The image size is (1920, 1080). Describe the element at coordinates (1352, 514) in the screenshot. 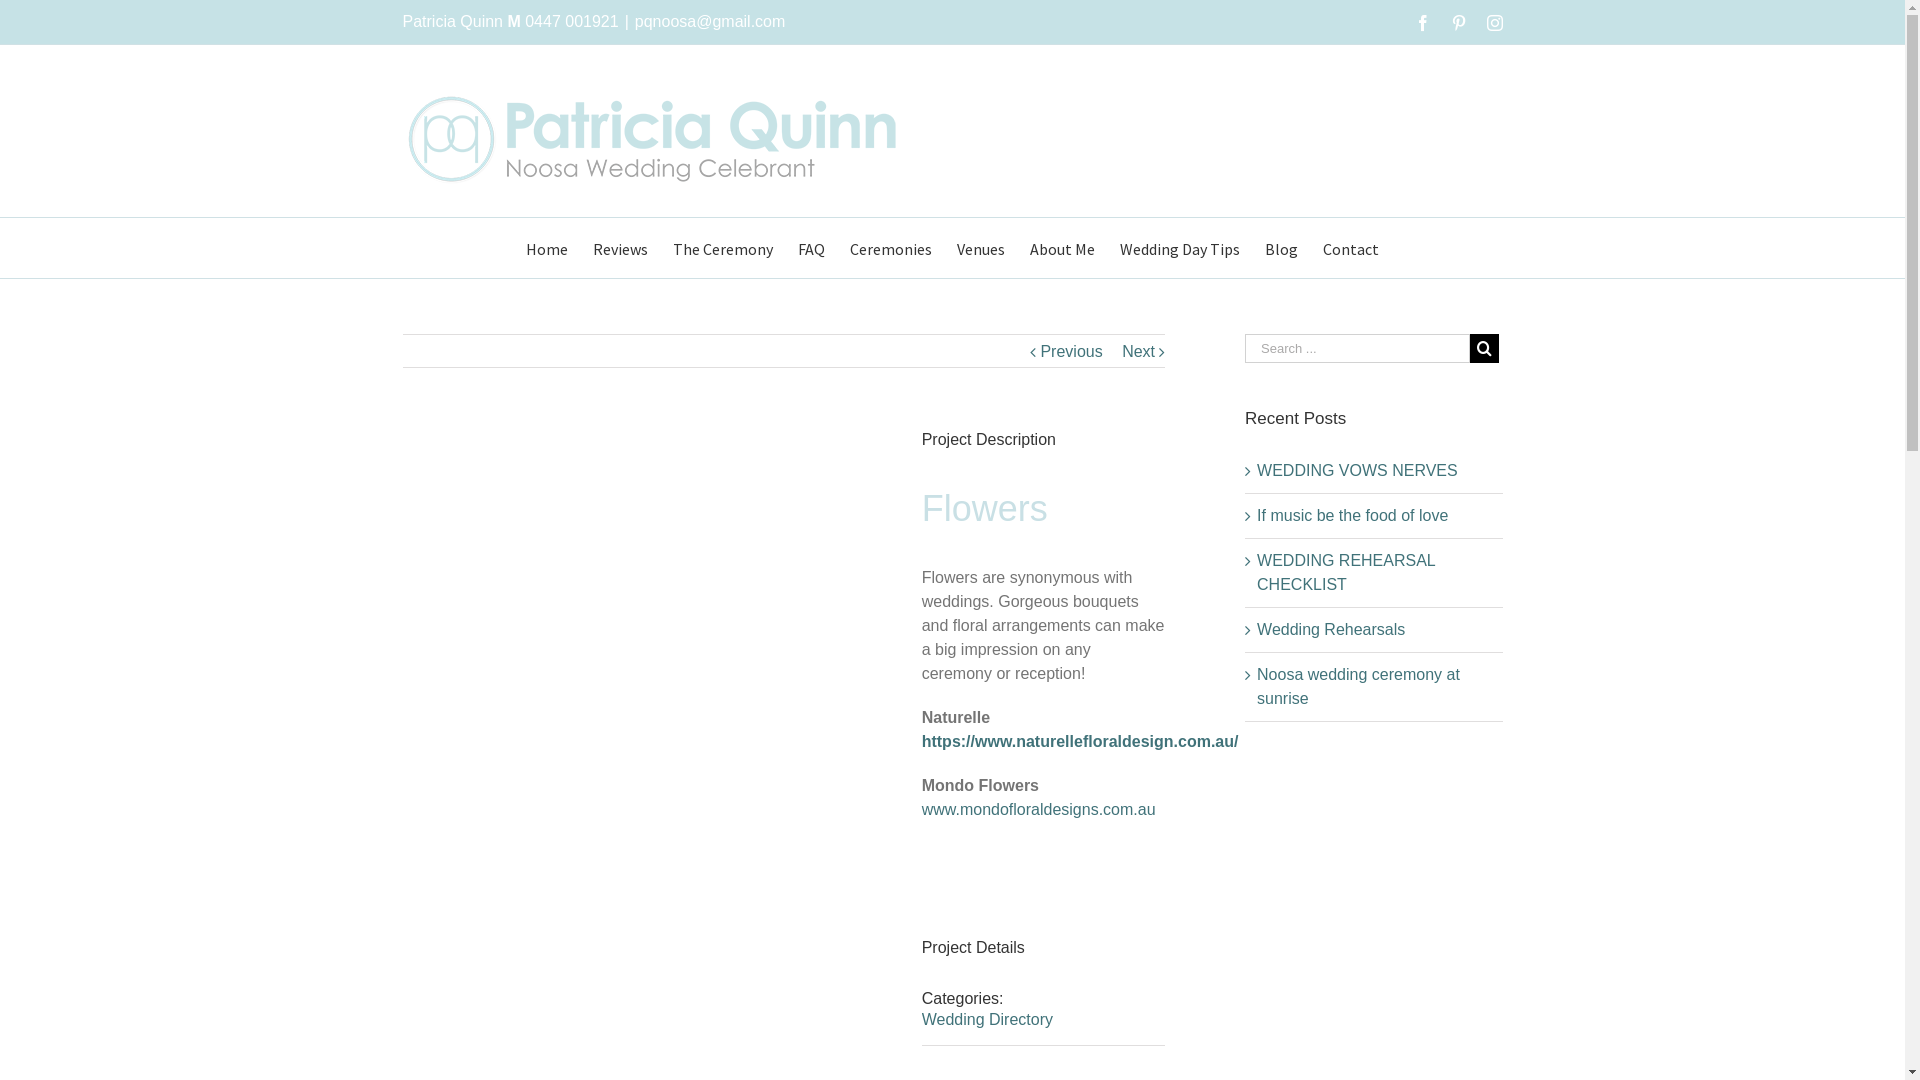

I see `'If music be the food of love'` at that location.